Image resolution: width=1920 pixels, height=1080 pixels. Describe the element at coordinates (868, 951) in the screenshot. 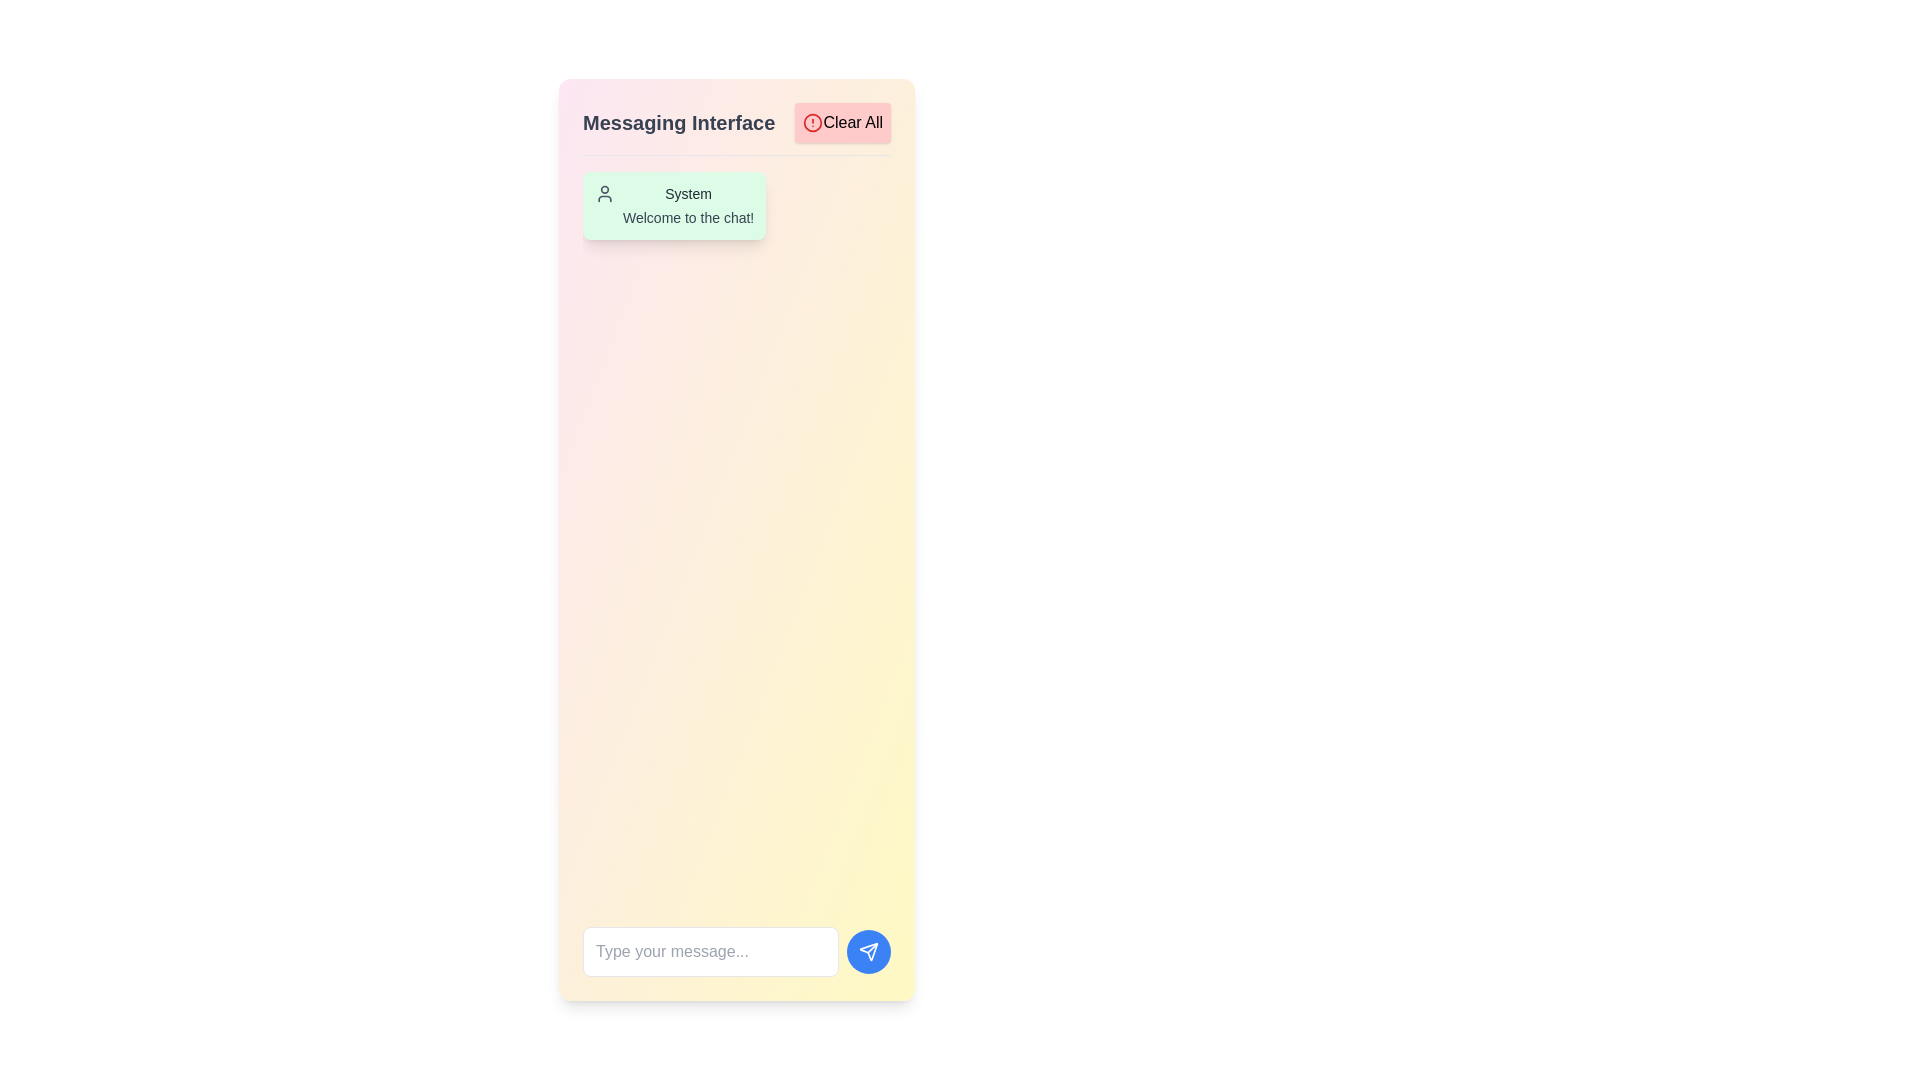

I see `the SVG icon resembling a paper plane within the blue button located at the bottom-right corner of the messaging interface` at that location.